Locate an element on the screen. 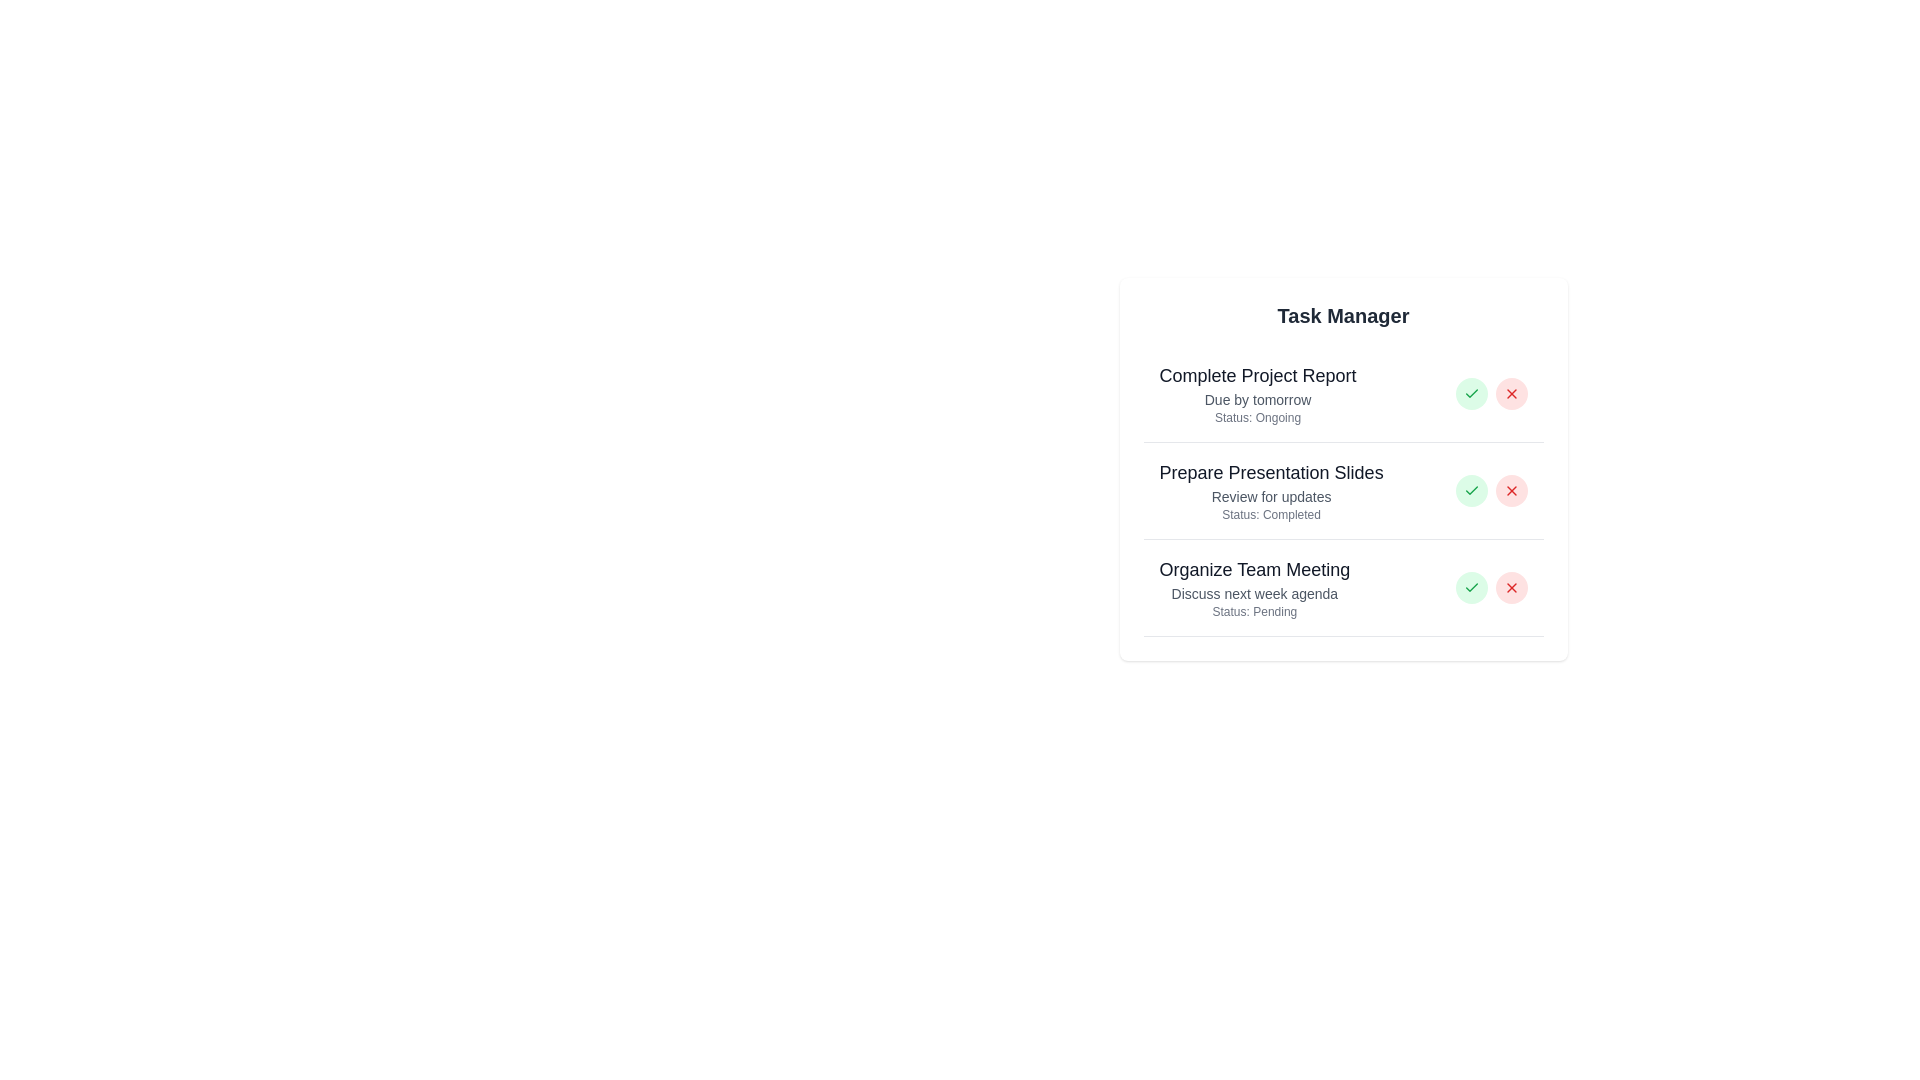  the cancel icon next to the 'Organize Team Meeting' task item in the task manager interface is located at coordinates (1511, 586).